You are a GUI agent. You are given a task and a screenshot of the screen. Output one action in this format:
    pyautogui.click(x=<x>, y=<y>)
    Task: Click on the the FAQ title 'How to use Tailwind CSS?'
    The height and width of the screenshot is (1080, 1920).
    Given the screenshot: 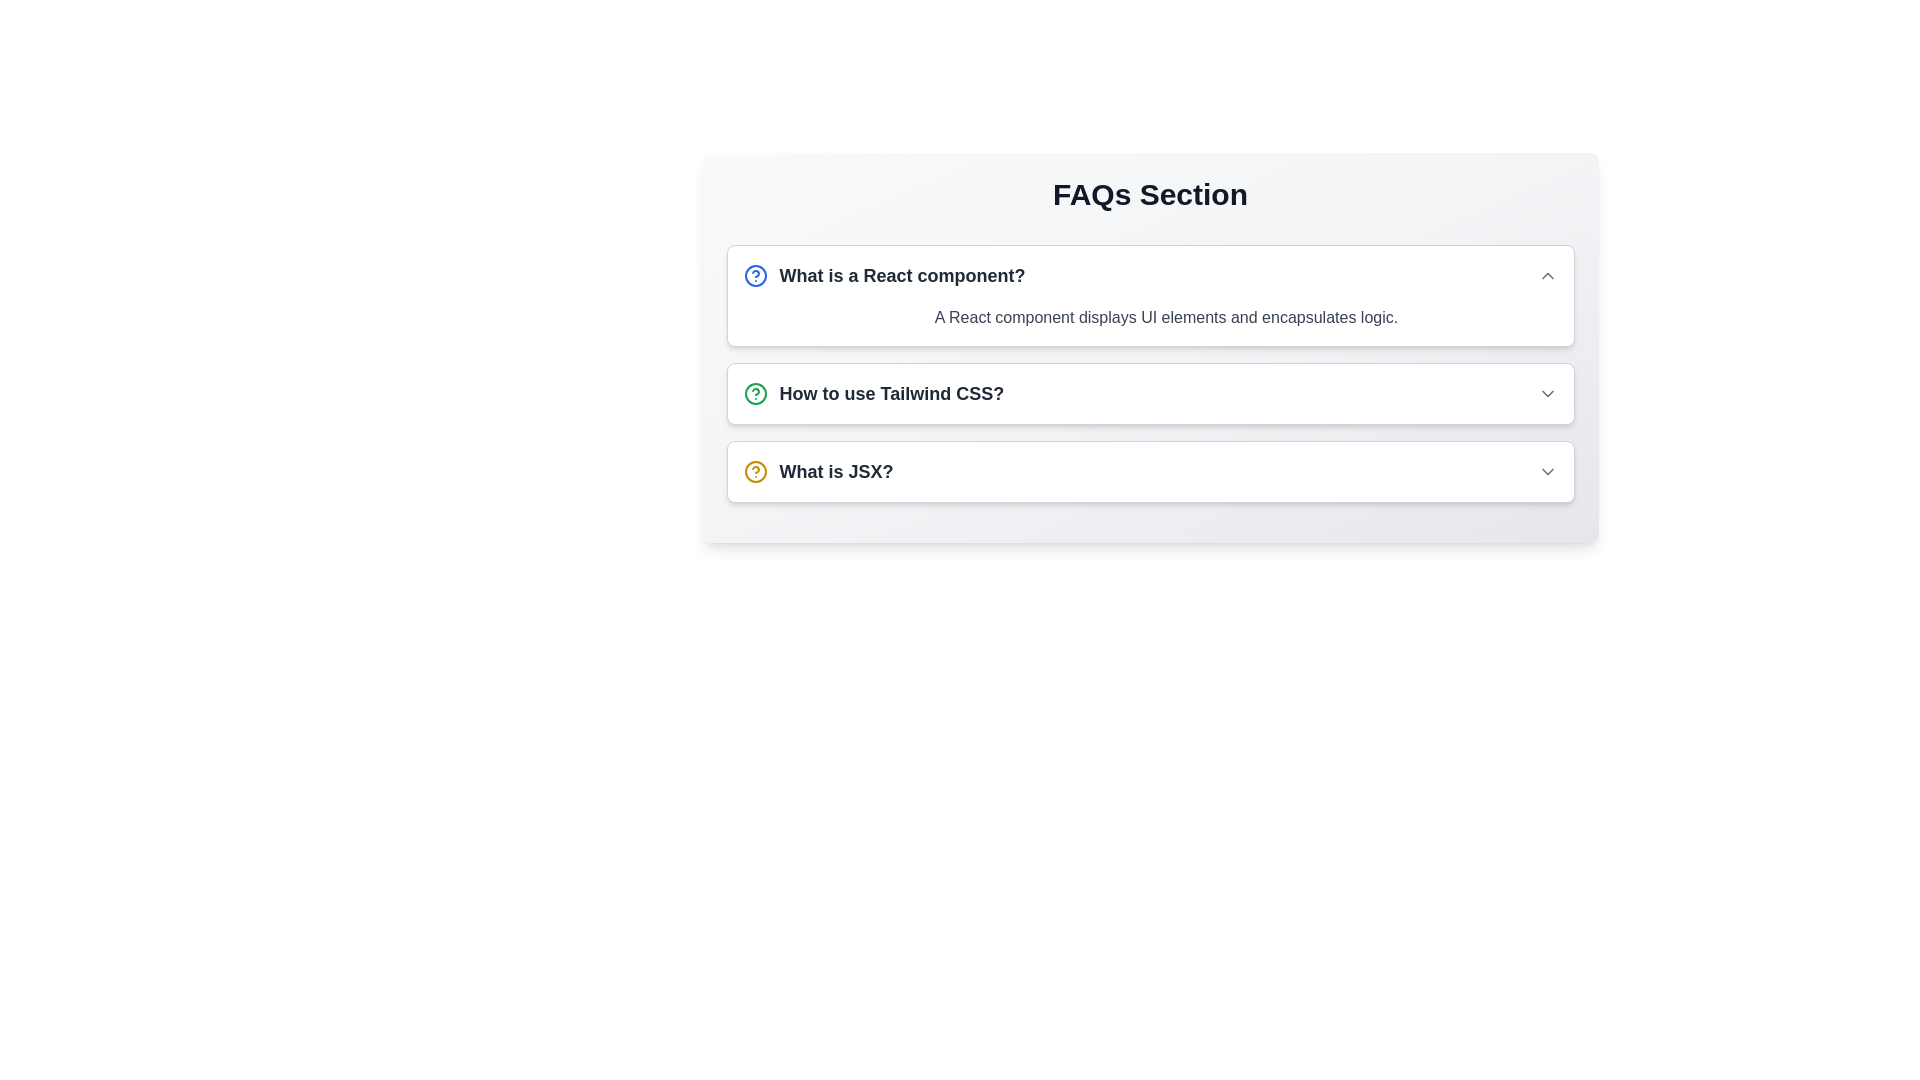 What is the action you would take?
    pyautogui.click(x=873, y=393)
    